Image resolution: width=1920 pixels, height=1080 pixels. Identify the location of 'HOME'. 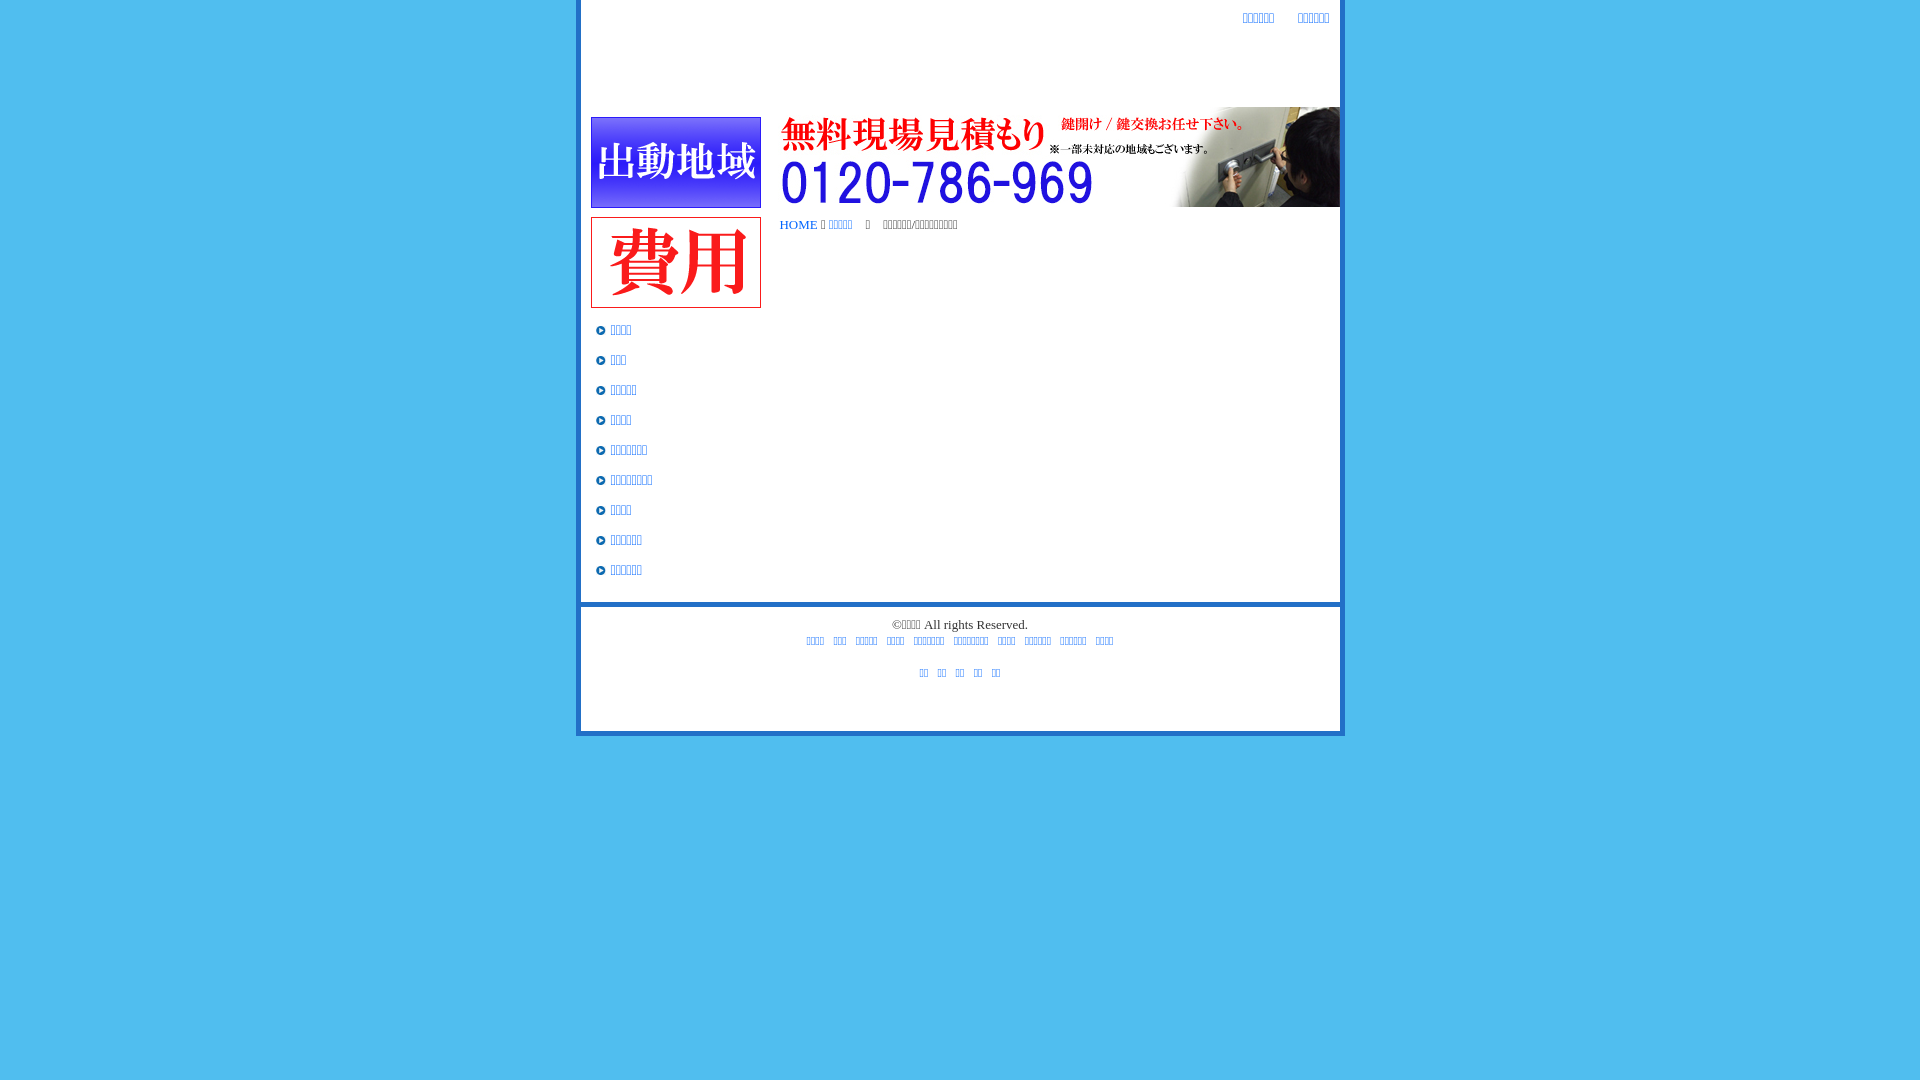
(778, 224).